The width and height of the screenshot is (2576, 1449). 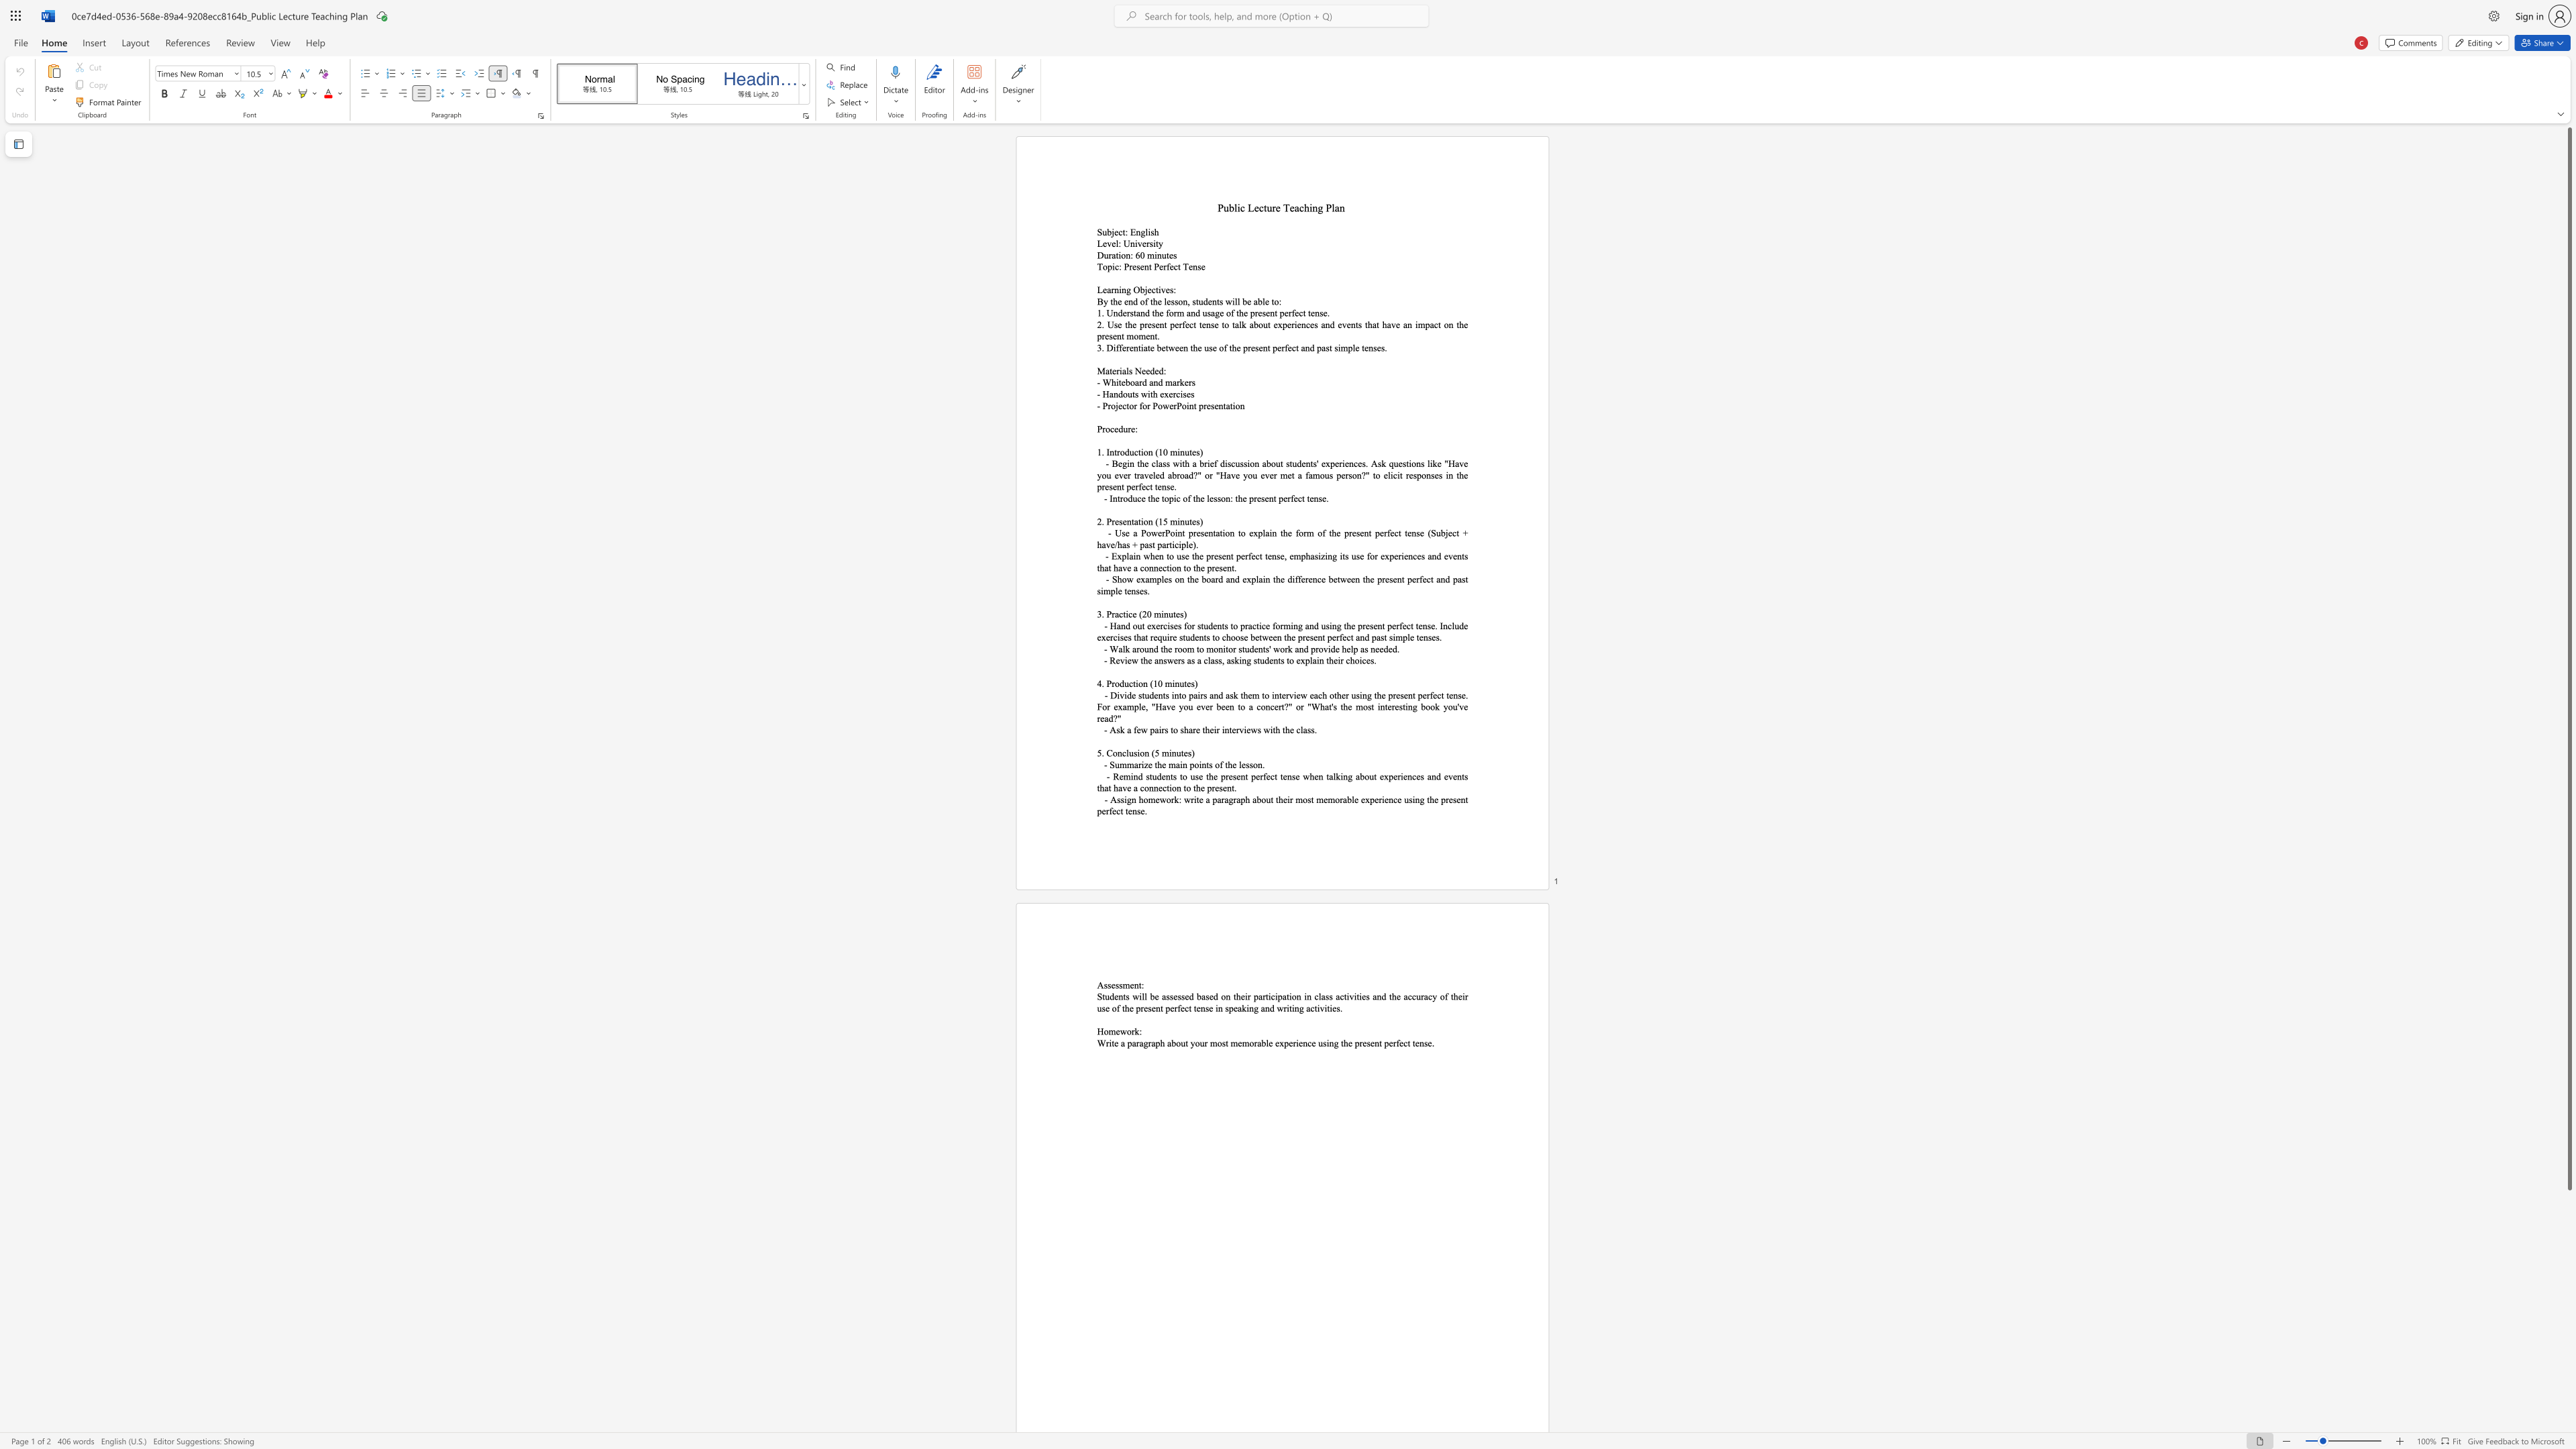 What do you see at coordinates (1116, 427) in the screenshot?
I see `the 1th character "e" in the text` at bounding box center [1116, 427].